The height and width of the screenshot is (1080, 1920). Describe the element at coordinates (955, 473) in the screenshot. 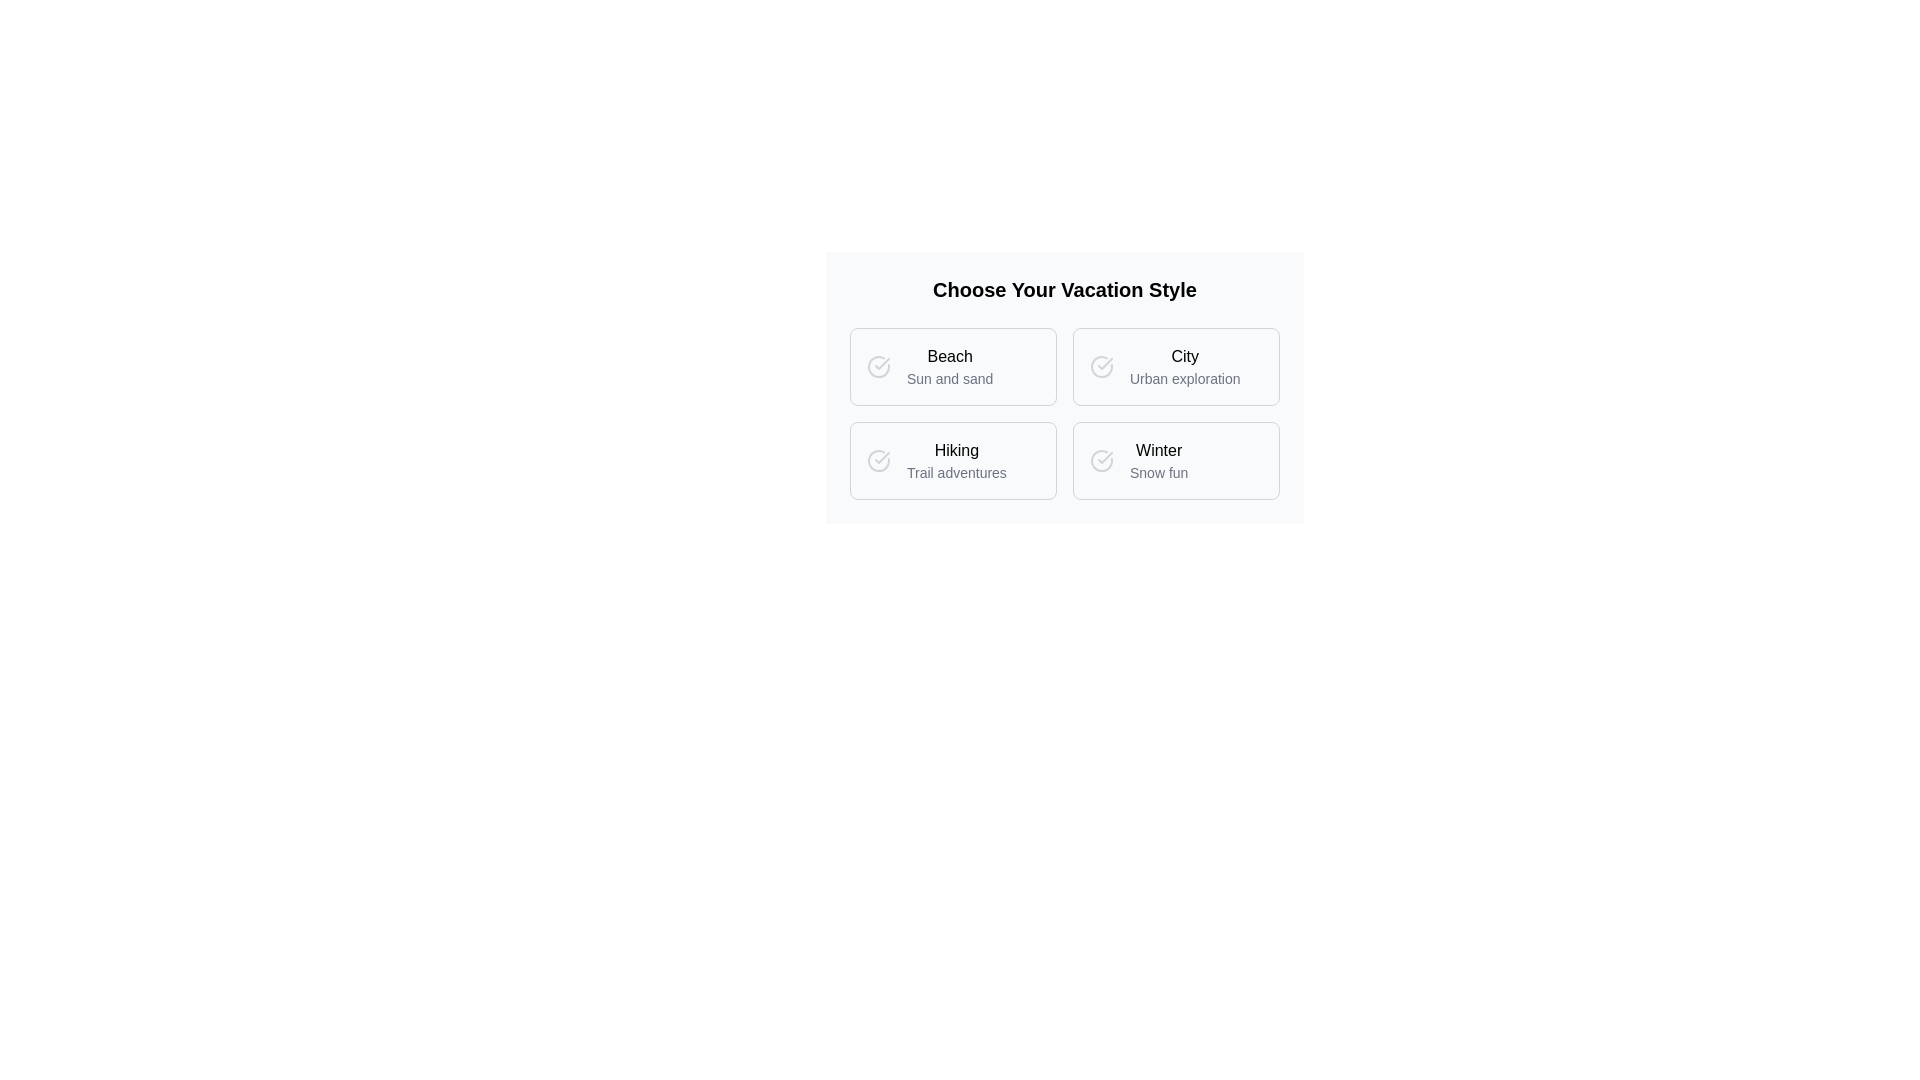

I see `the text label reading 'Trail adventures', which is styled in gray and positioned below the bold label 'Hiking' in the selection panel` at that location.